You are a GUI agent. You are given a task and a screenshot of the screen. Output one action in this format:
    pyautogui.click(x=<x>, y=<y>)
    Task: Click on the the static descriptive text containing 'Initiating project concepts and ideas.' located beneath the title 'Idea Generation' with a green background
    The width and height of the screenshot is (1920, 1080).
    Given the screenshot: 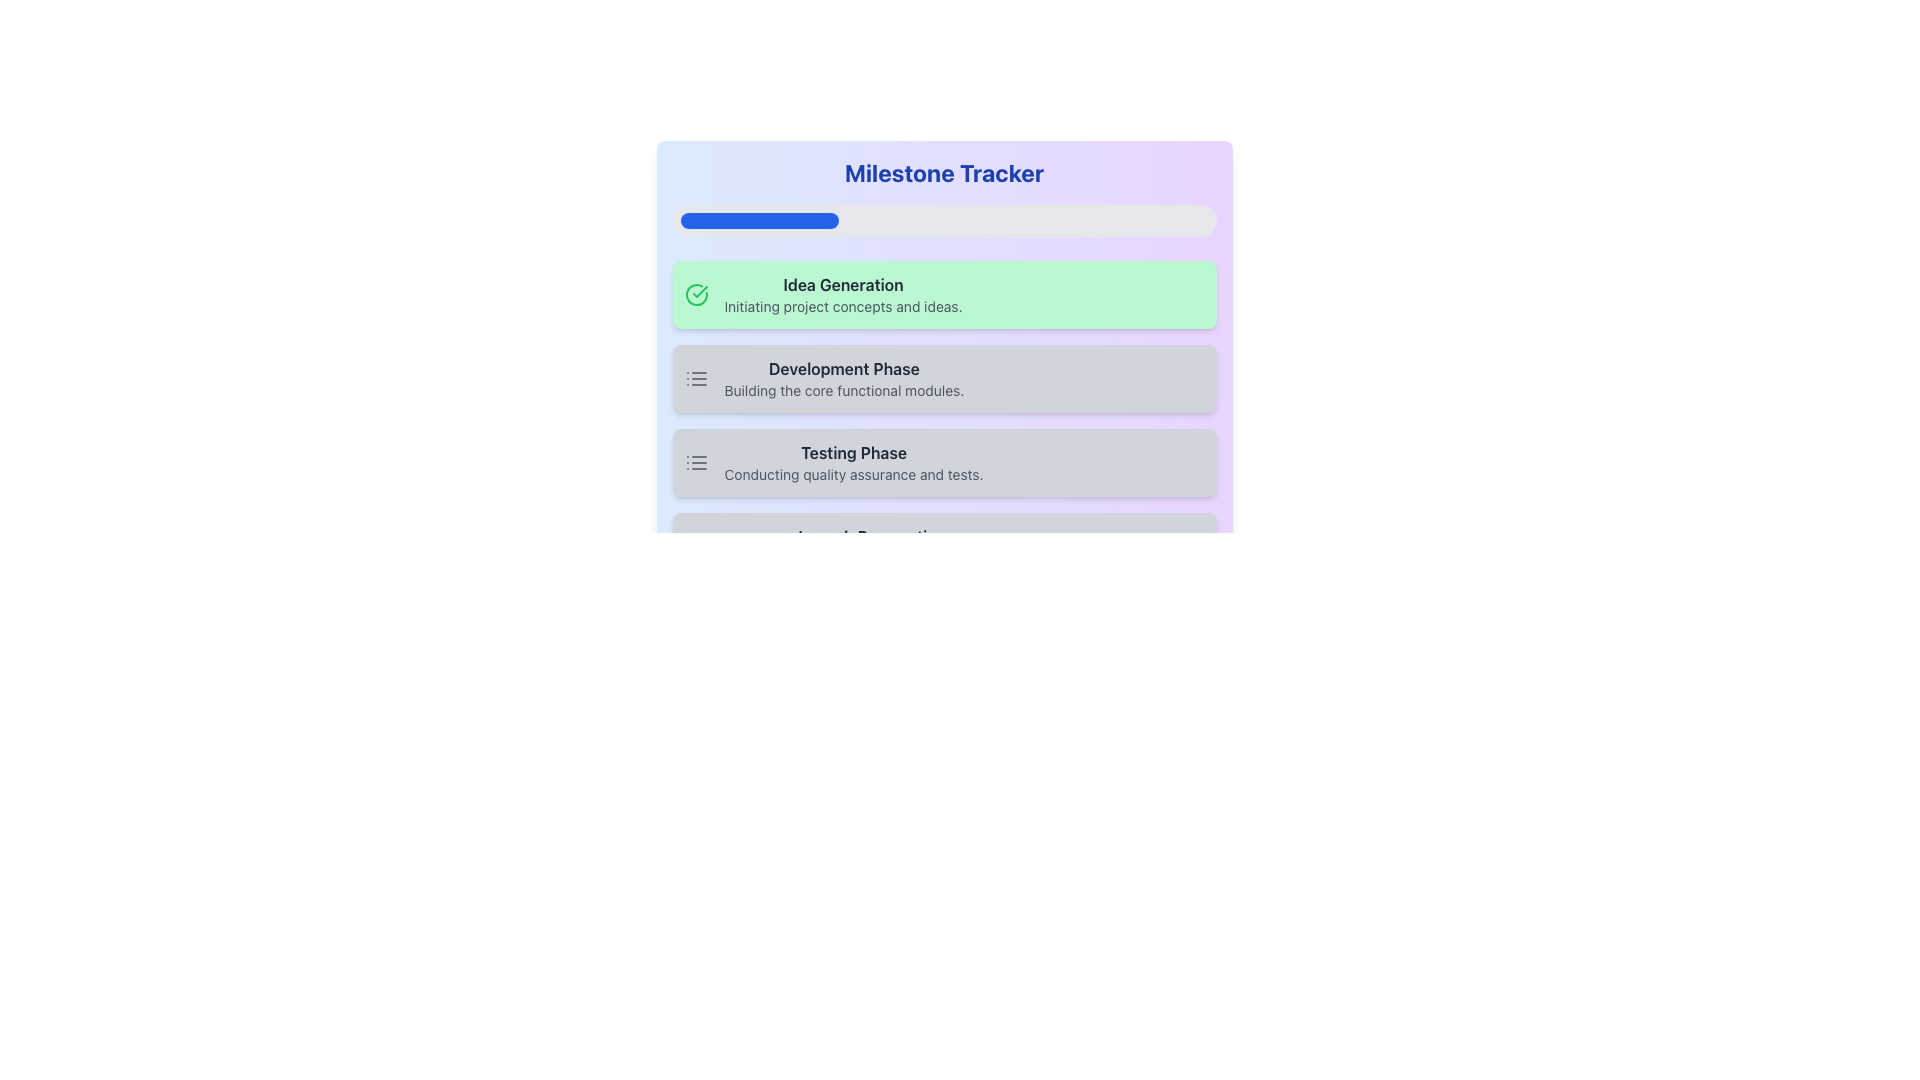 What is the action you would take?
    pyautogui.click(x=843, y=307)
    